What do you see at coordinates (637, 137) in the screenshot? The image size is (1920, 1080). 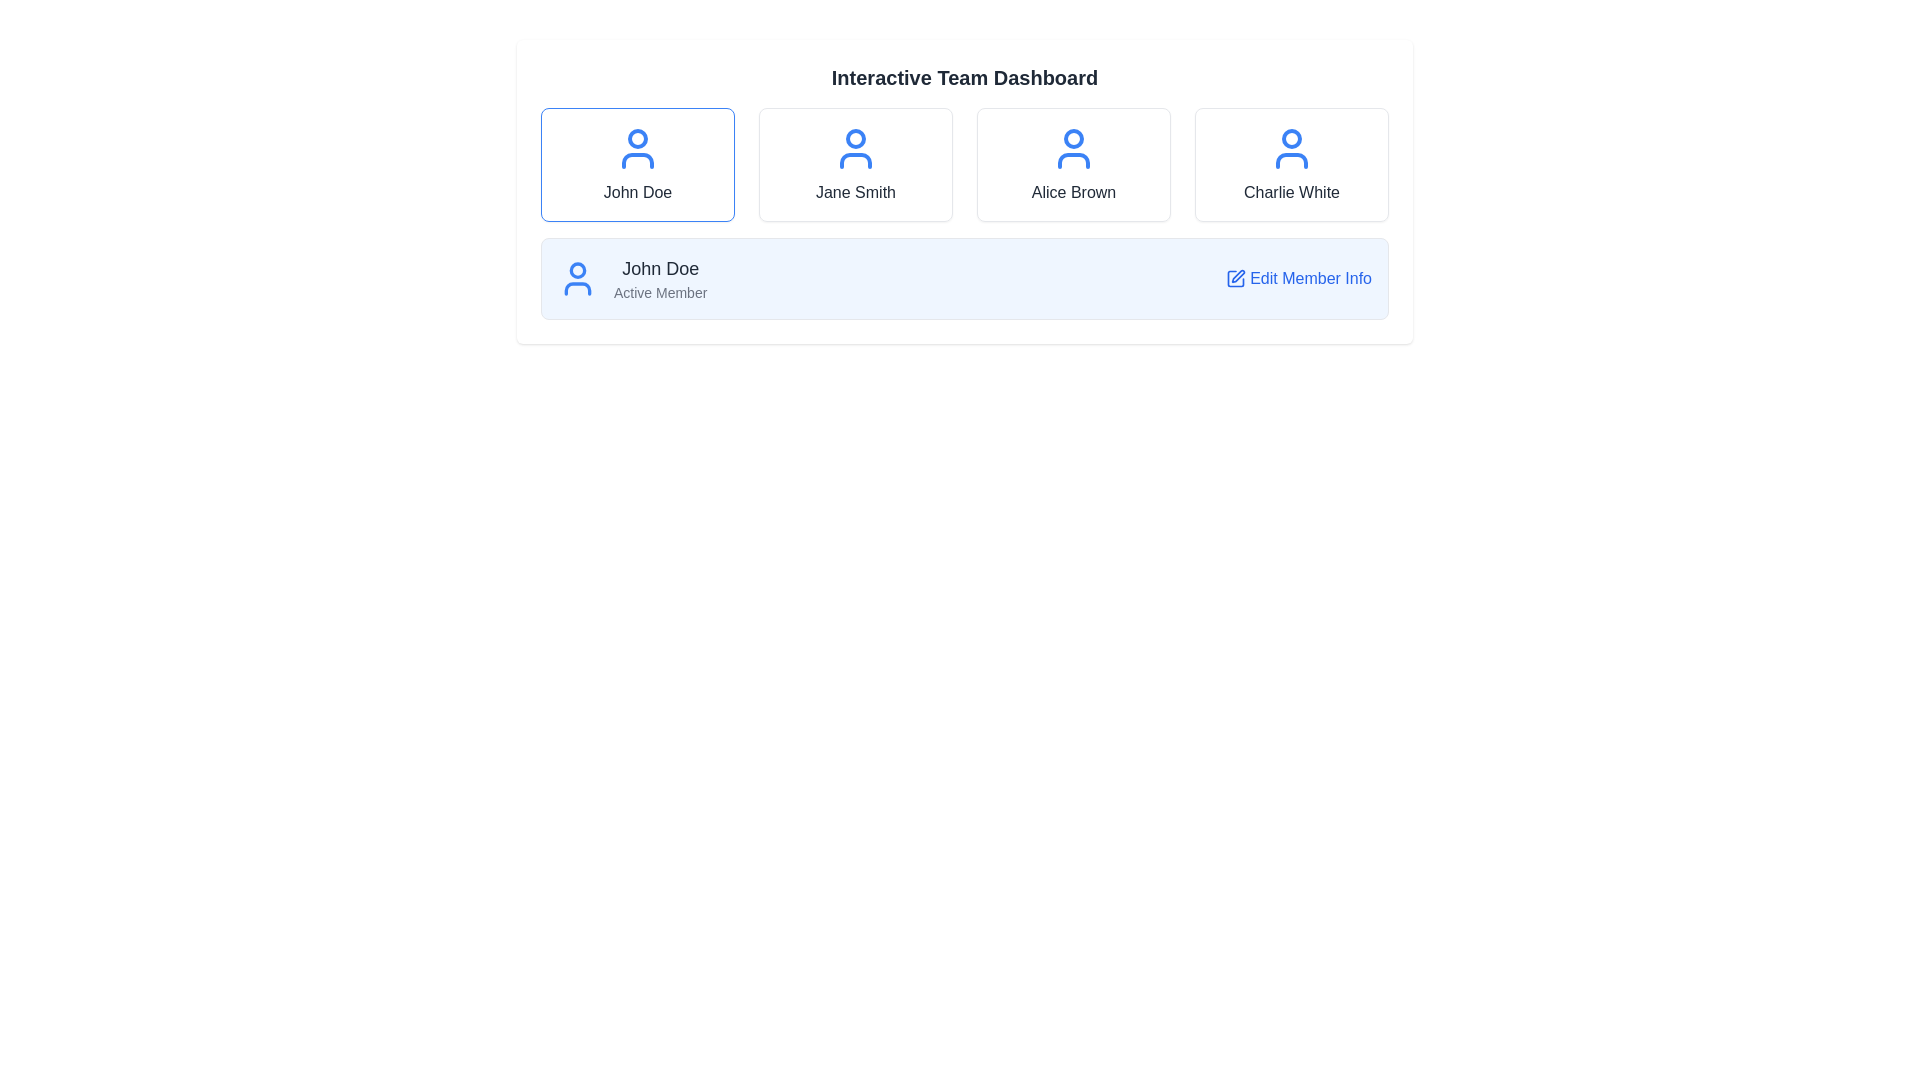 I see `the circular component representing 'John Doe' in the user icon section of the 'Interactive Team Dashboard'` at bounding box center [637, 137].